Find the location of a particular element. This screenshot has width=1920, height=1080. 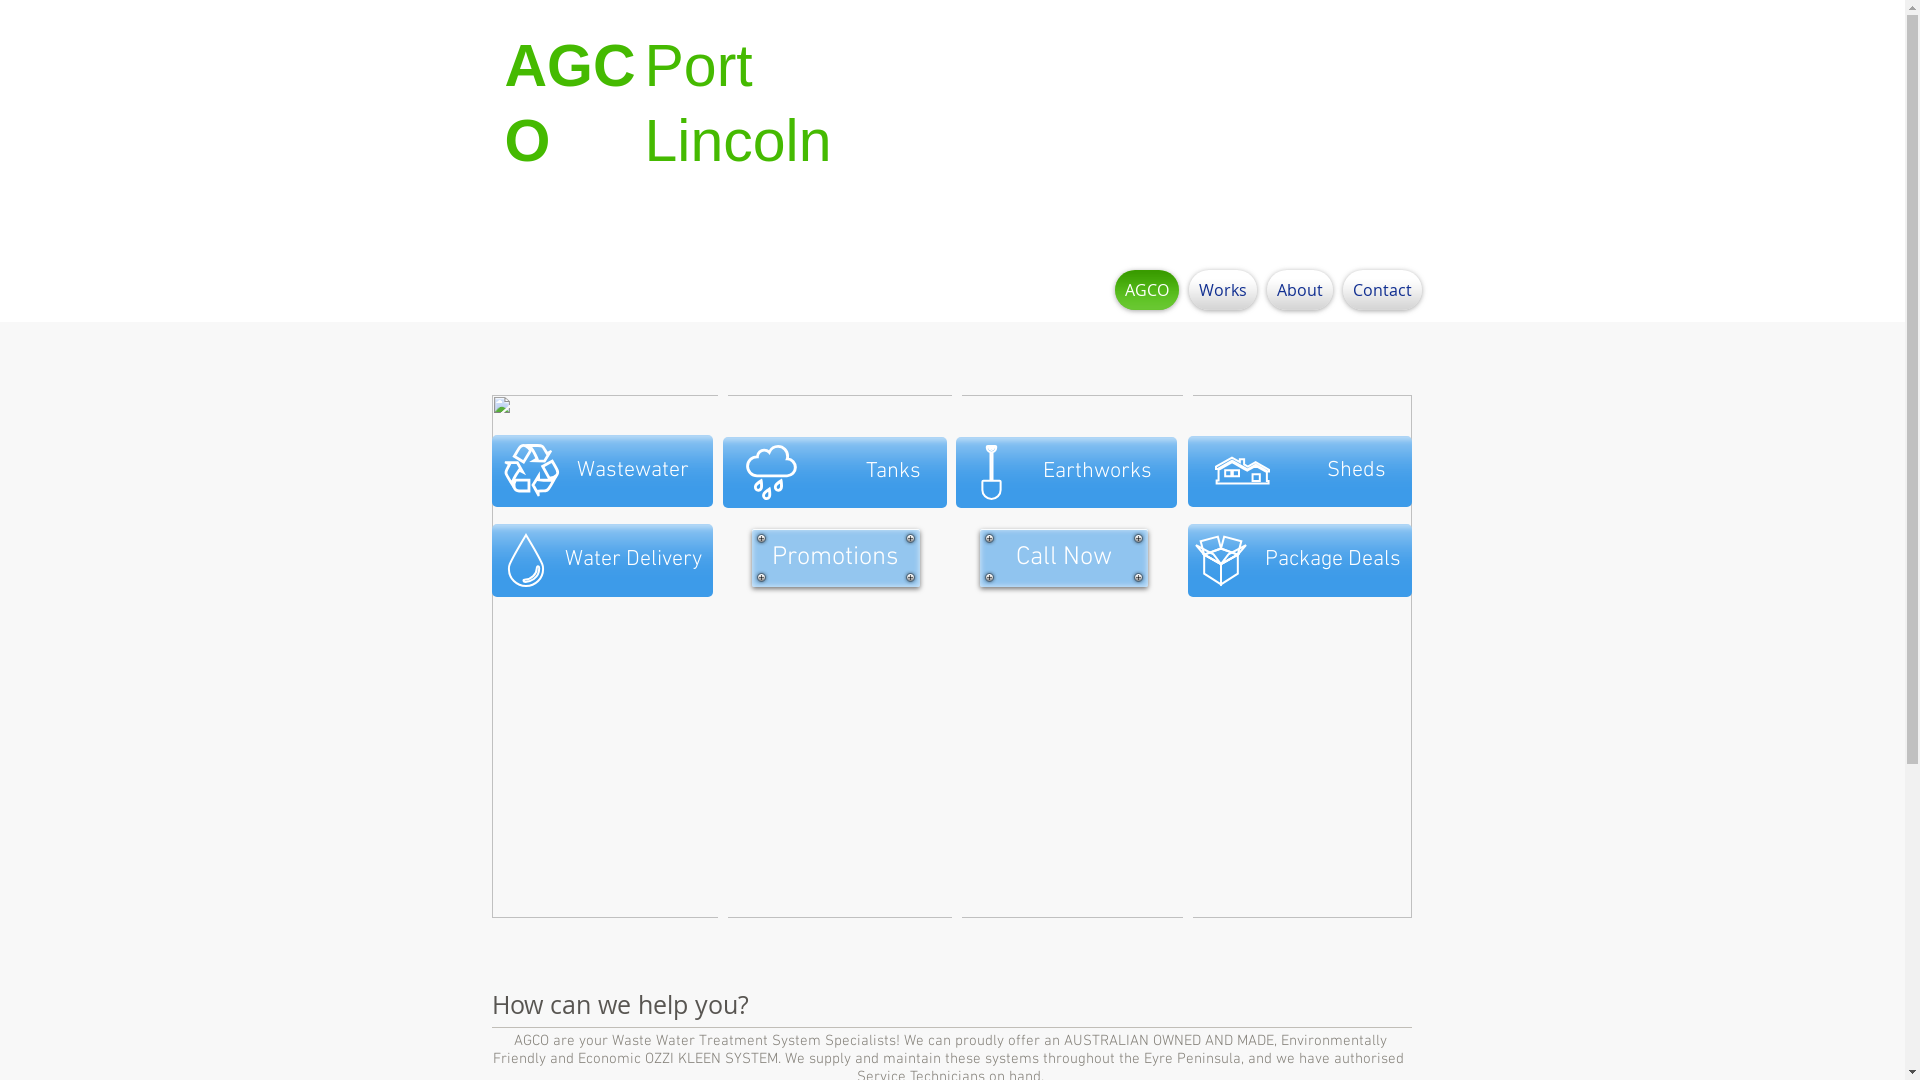

'Promotions' is located at coordinates (751, 558).